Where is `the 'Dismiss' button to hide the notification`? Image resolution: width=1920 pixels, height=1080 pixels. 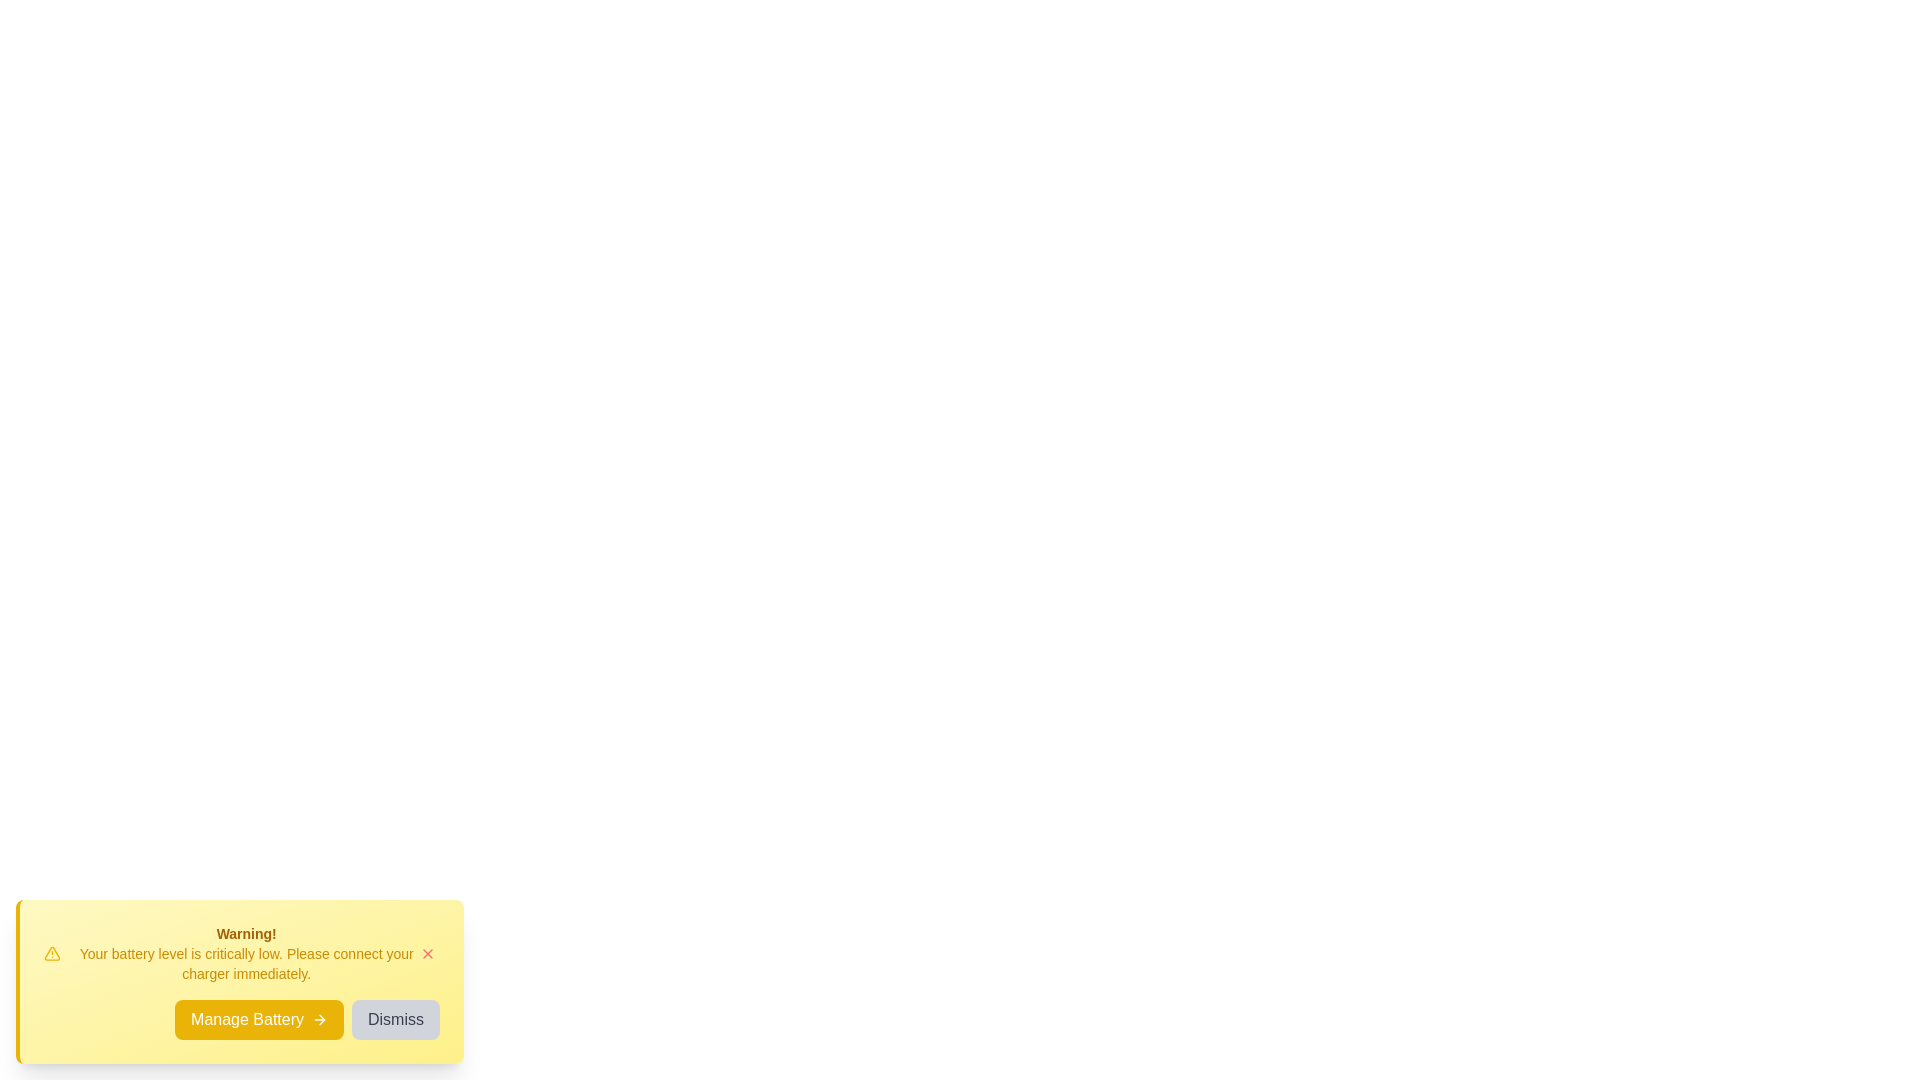
the 'Dismiss' button to hide the notification is located at coordinates (395, 1019).